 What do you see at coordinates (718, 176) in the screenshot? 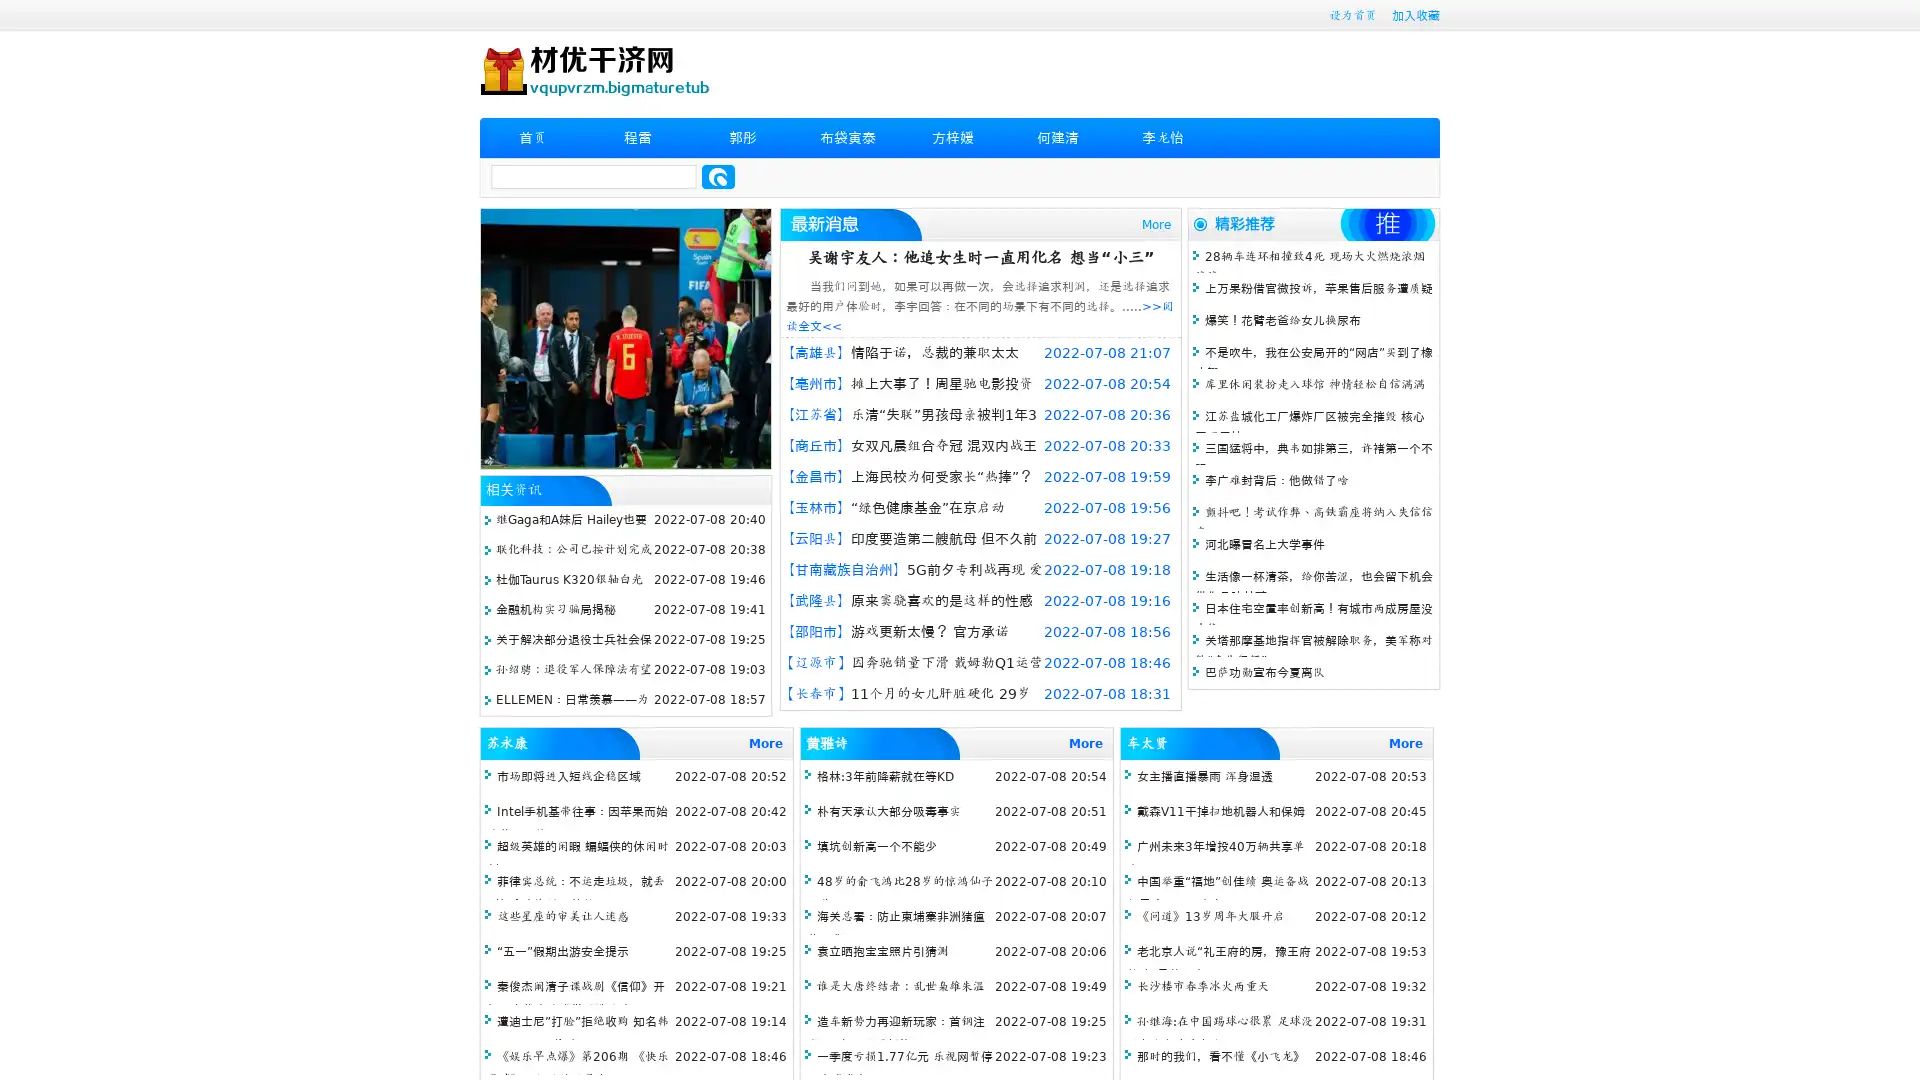
I see `Search` at bounding box center [718, 176].